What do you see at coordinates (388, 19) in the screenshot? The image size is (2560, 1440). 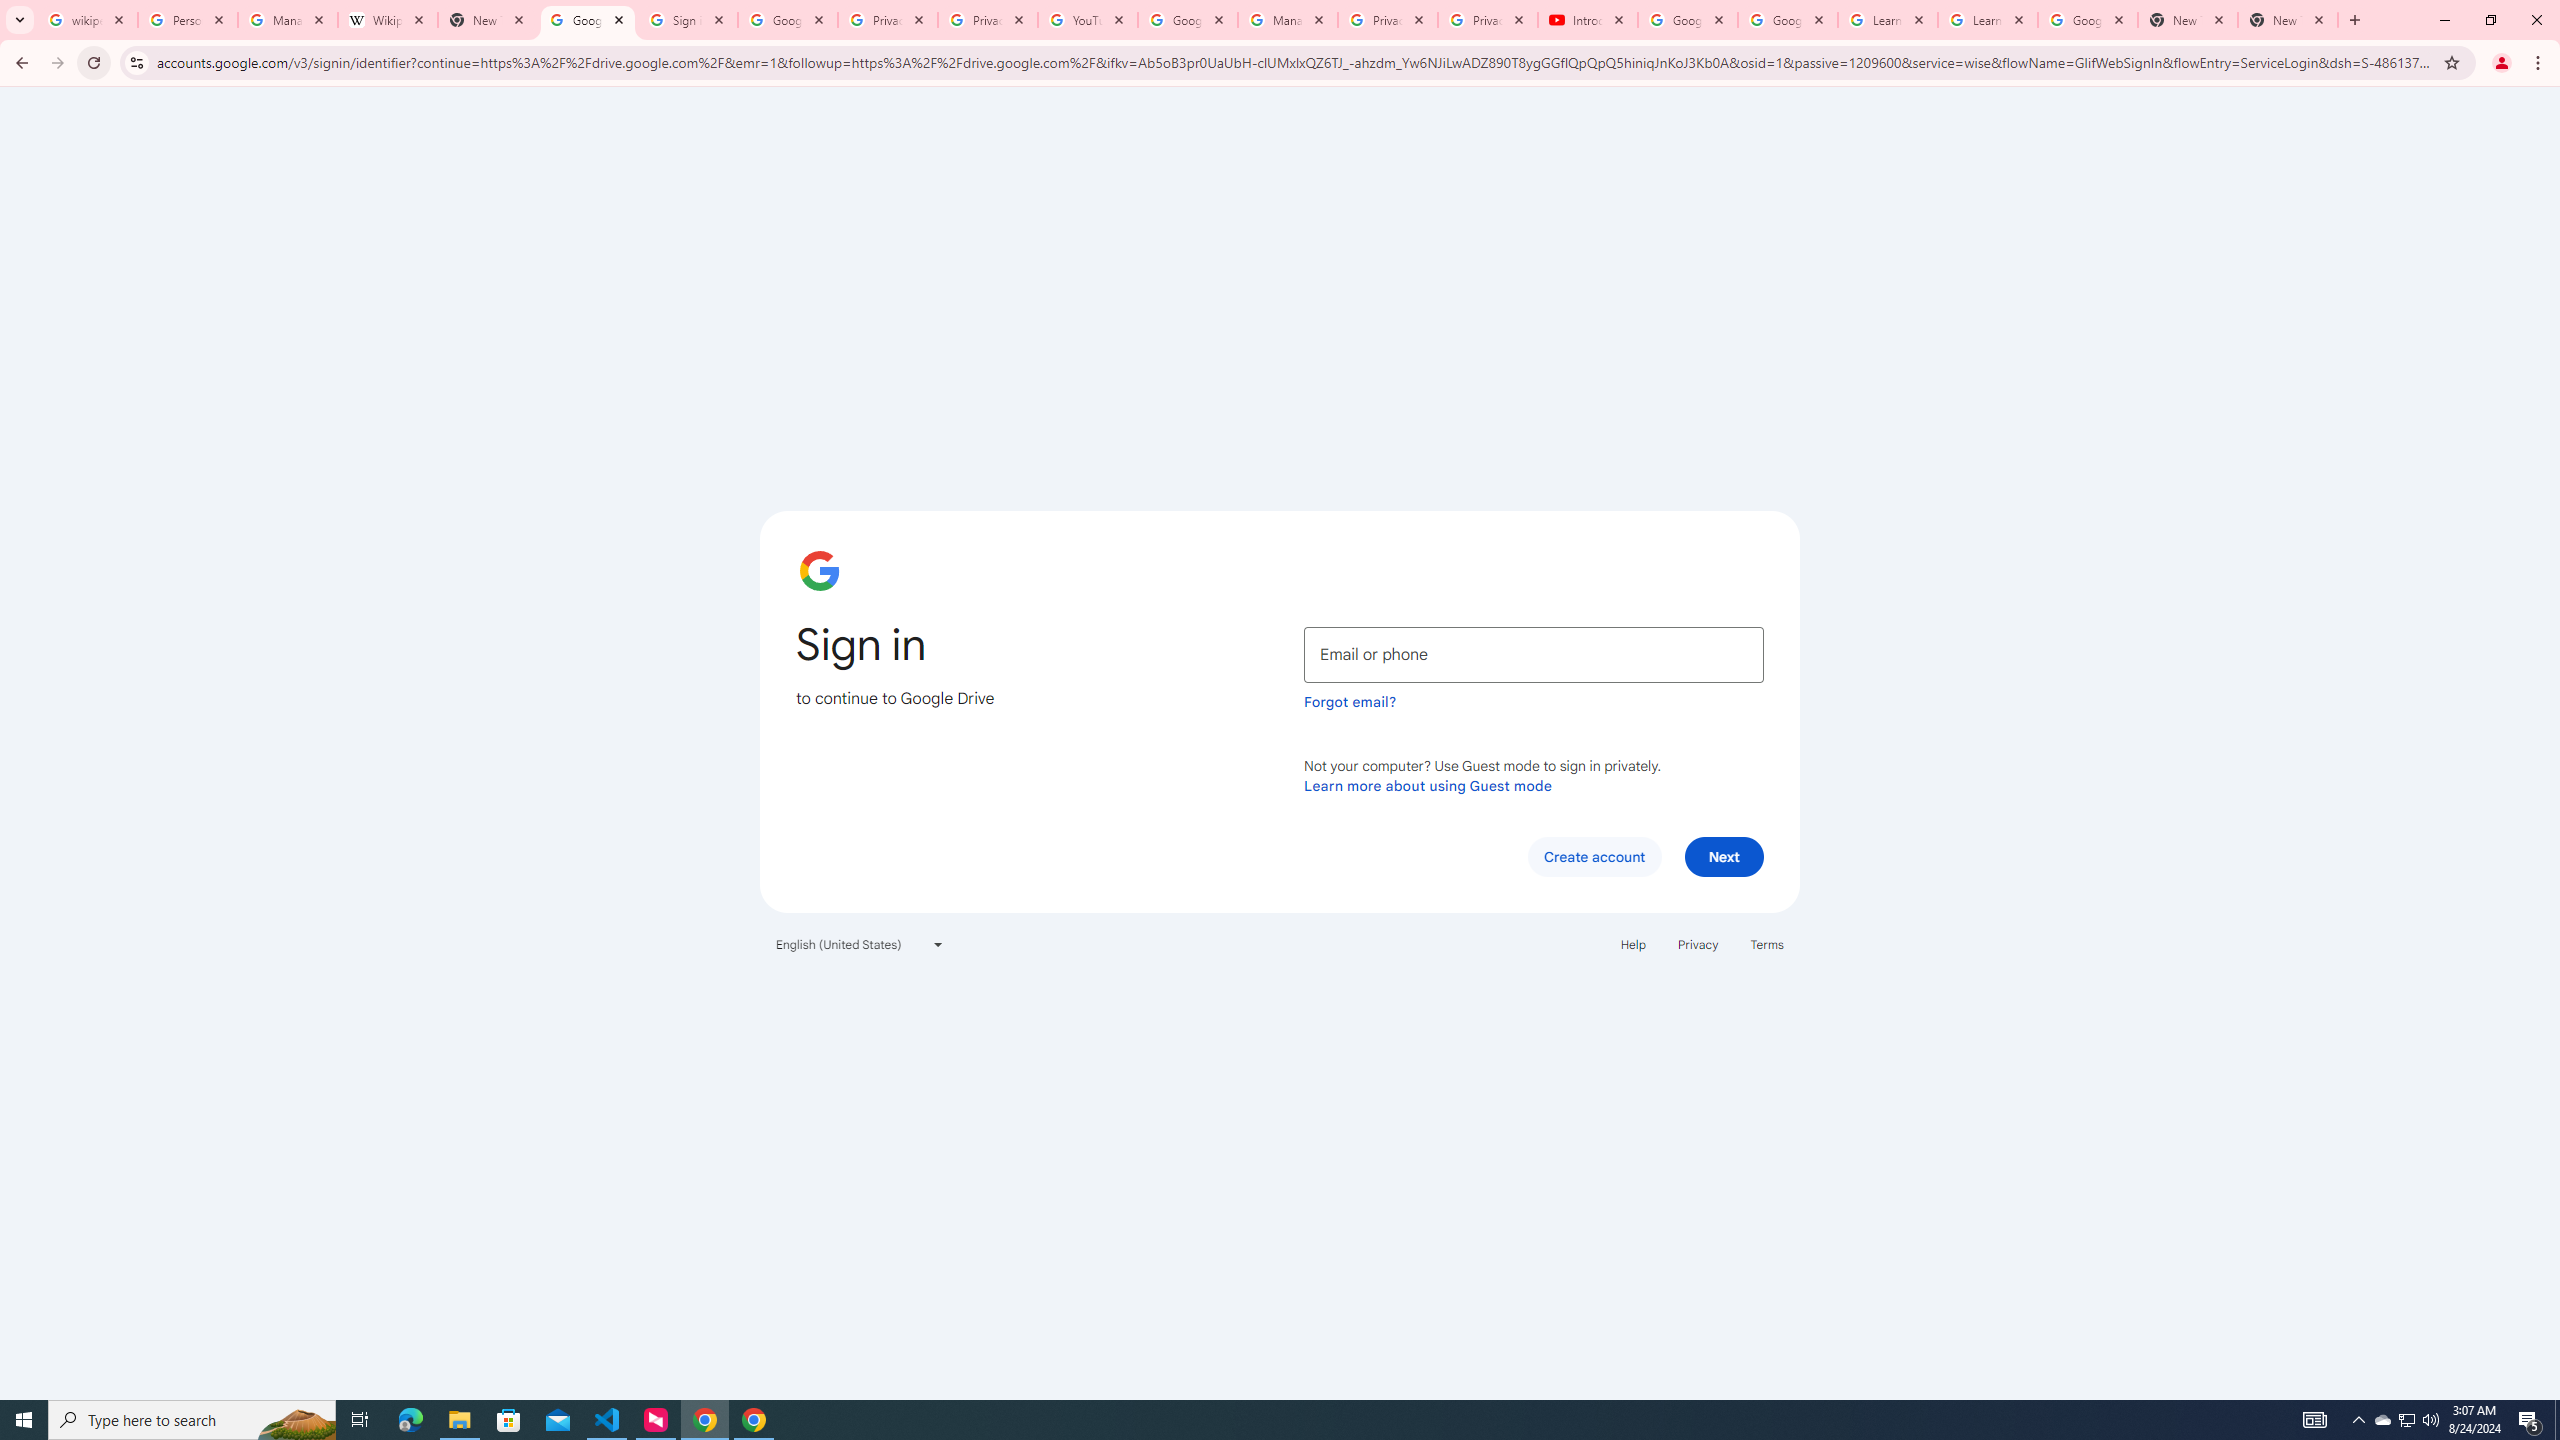 I see `'Wikipedia:Edit requests - Wikipedia'` at bounding box center [388, 19].